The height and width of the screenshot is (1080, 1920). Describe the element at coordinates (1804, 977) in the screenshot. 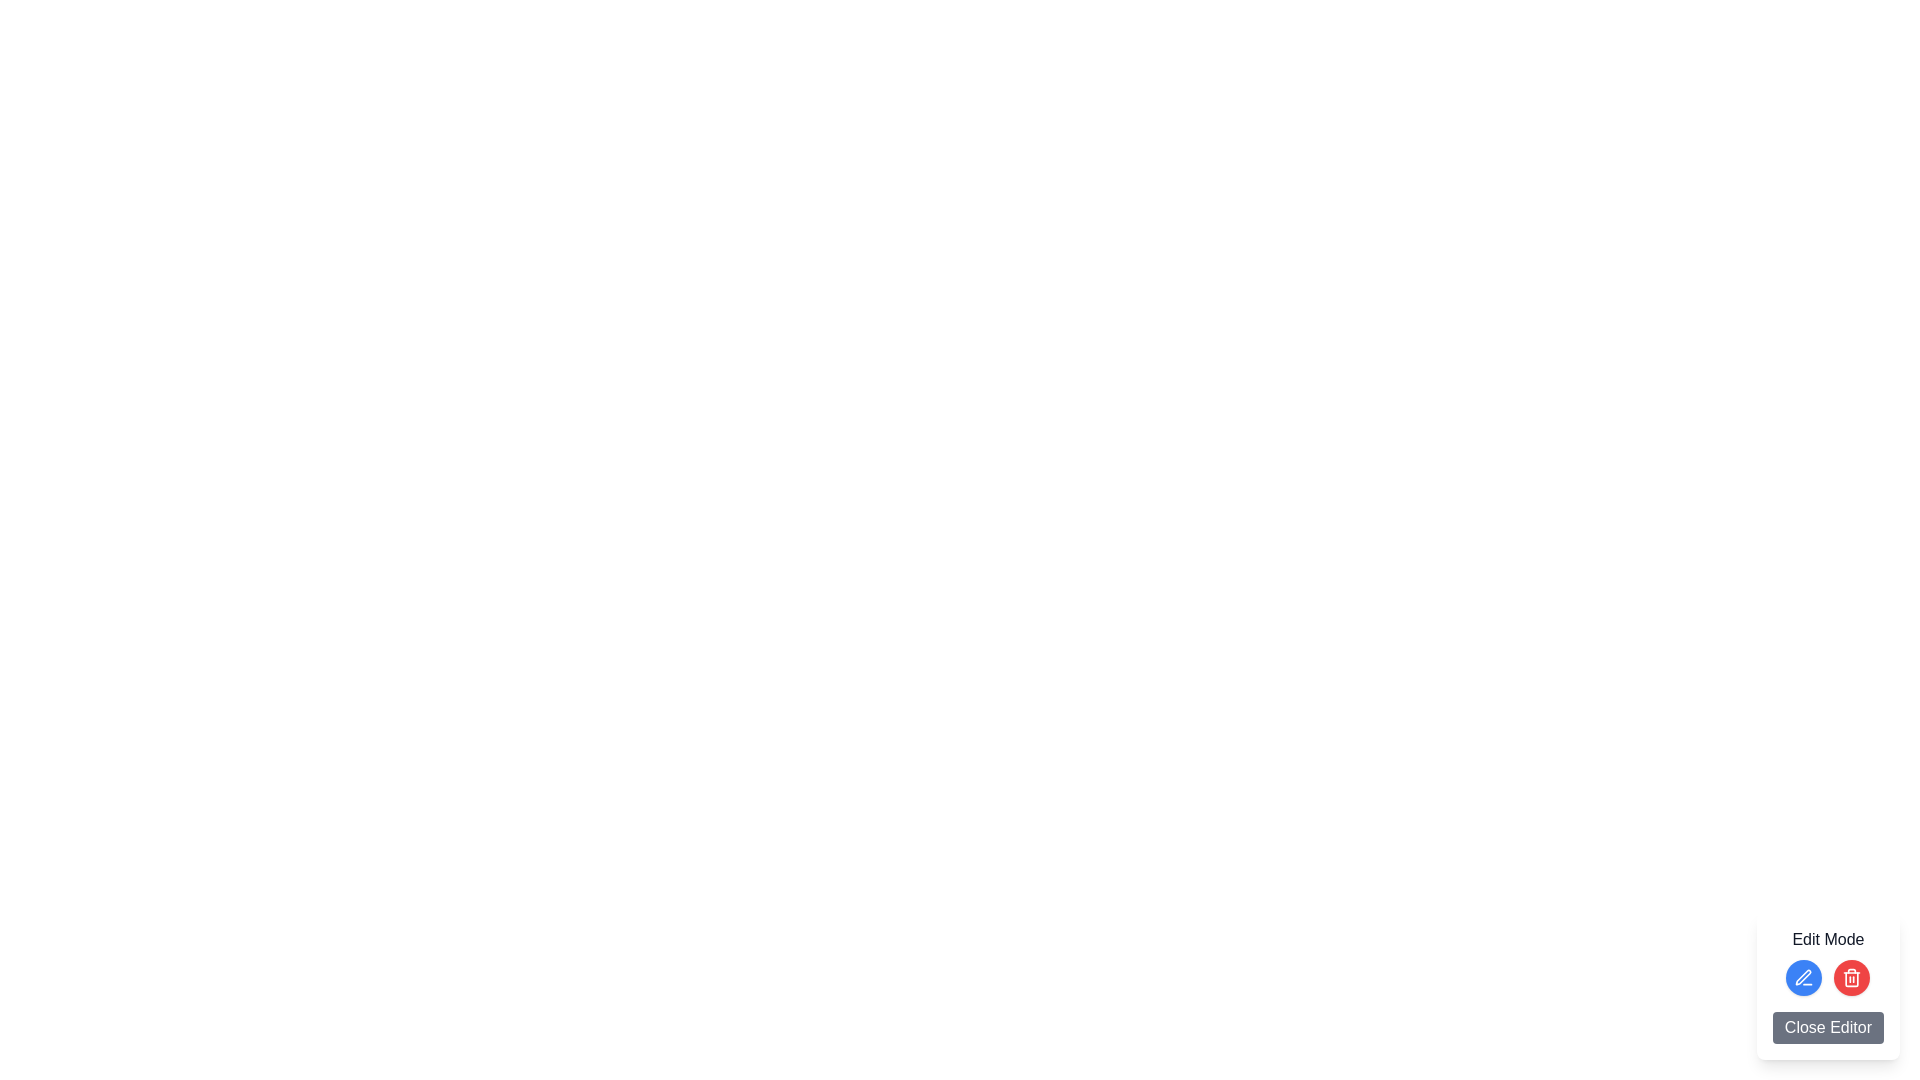

I see `the circular blue button with a white pen icon located in the bottom-right corner of the interface` at that location.